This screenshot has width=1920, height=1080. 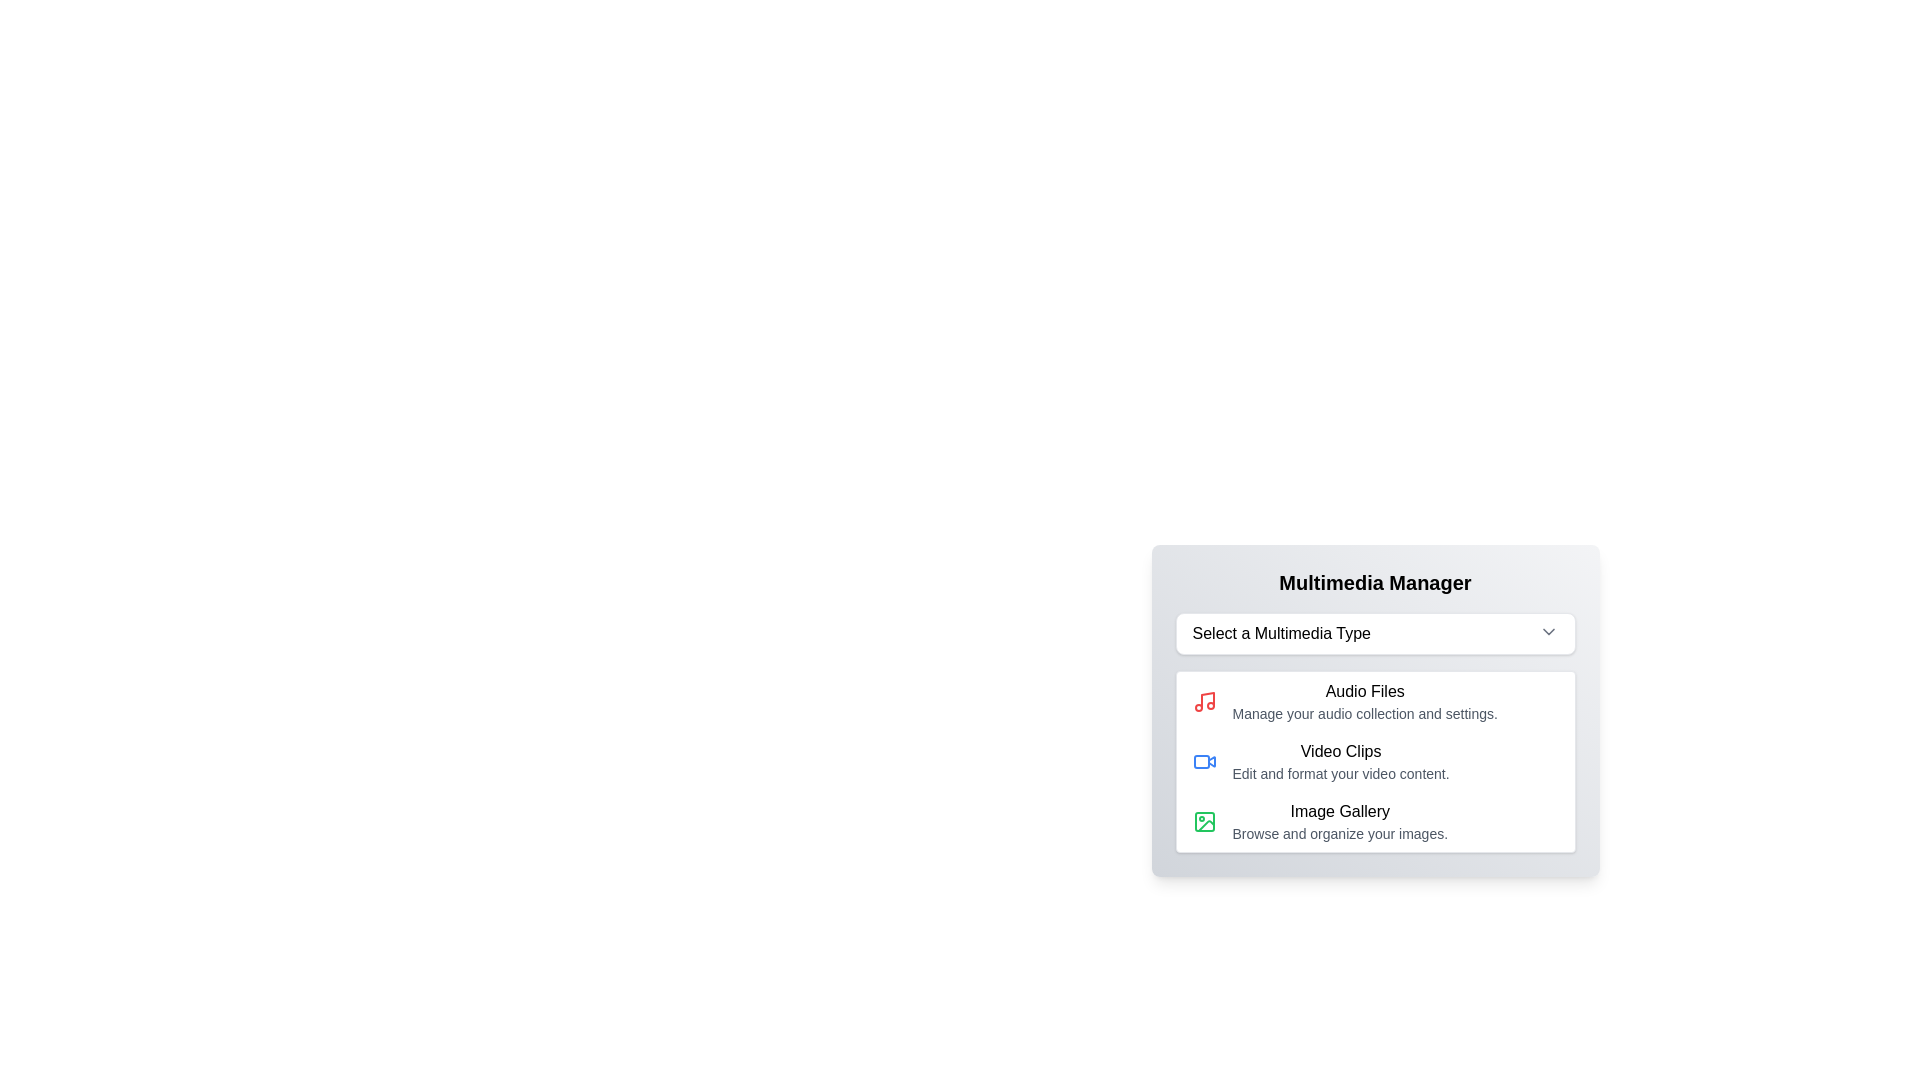 What do you see at coordinates (1340, 812) in the screenshot?
I see `the 'Image Gallery' text label, which serves as the title for the subsection describing image gallery functionalities within the multimedia manager interface` at bounding box center [1340, 812].